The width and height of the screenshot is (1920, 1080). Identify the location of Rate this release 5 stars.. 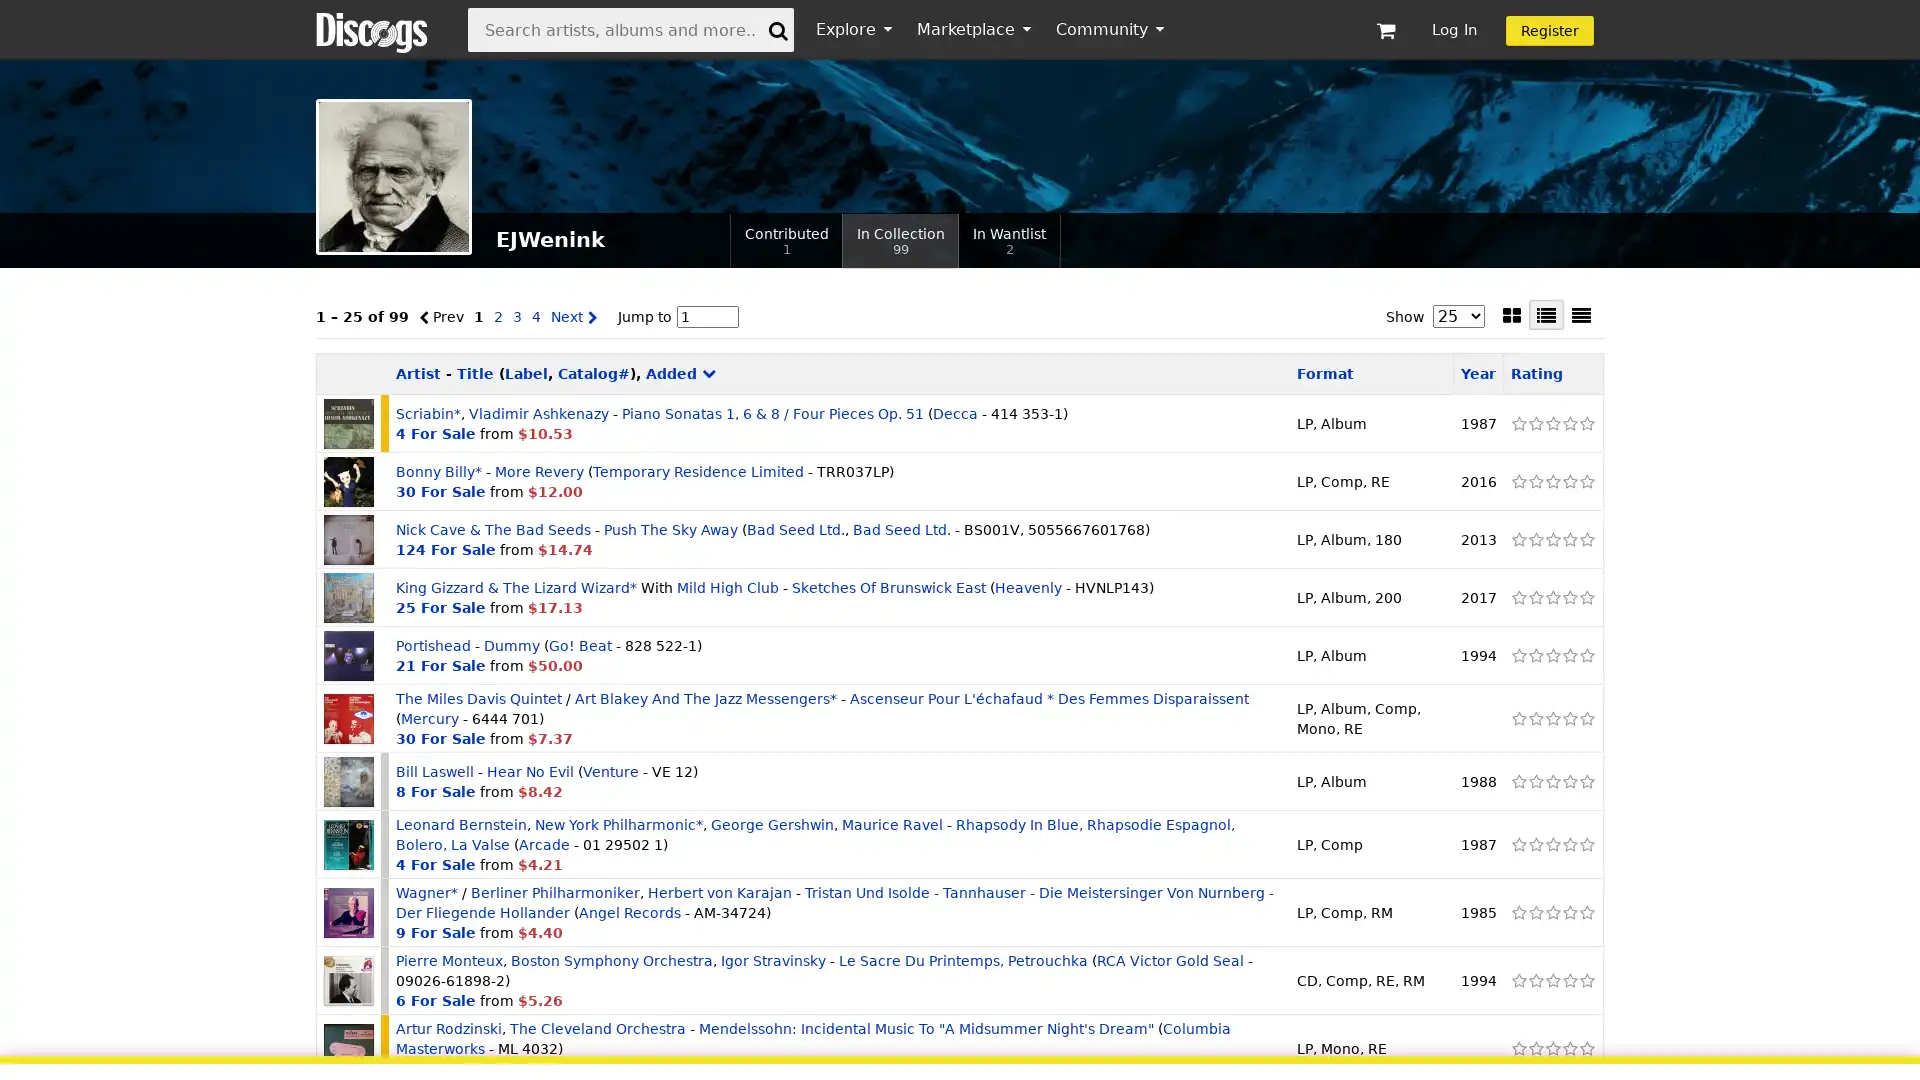
(1585, 717).